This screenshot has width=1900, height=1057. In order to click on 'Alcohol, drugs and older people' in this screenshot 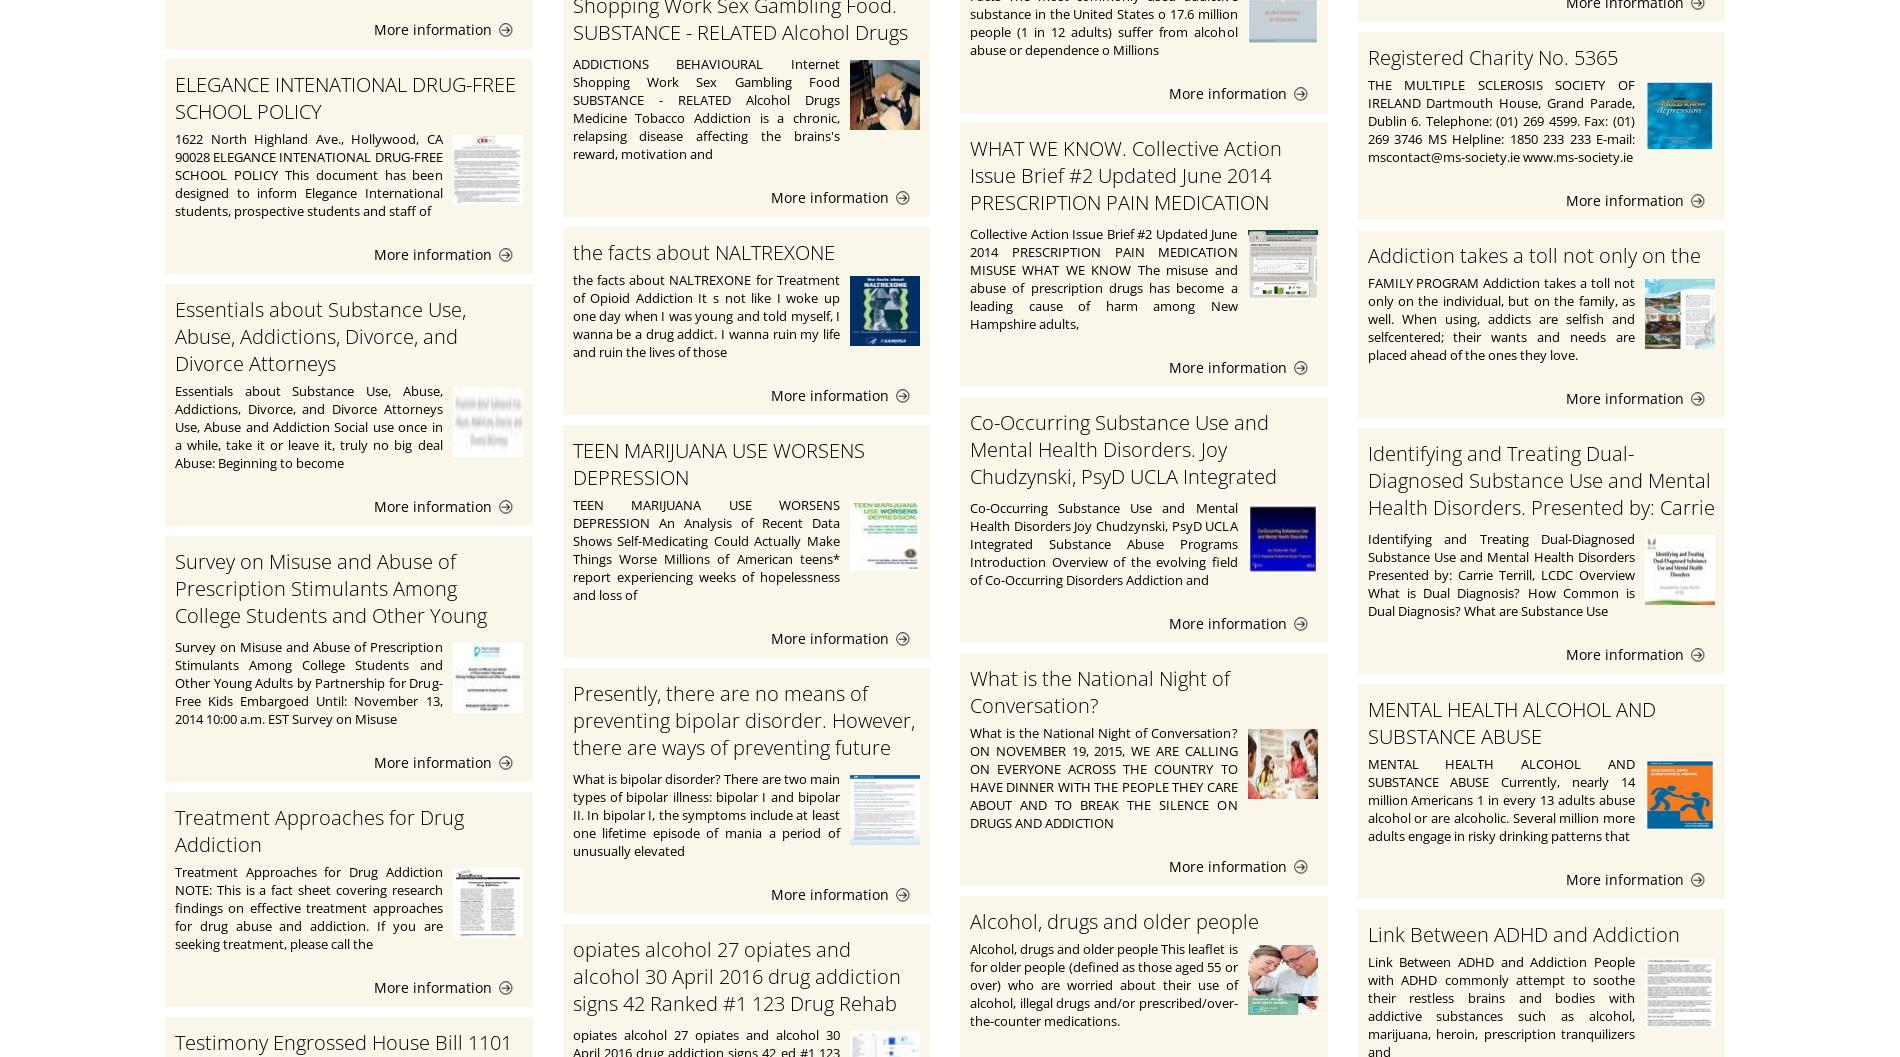, I will do `click(1114, 921)`.